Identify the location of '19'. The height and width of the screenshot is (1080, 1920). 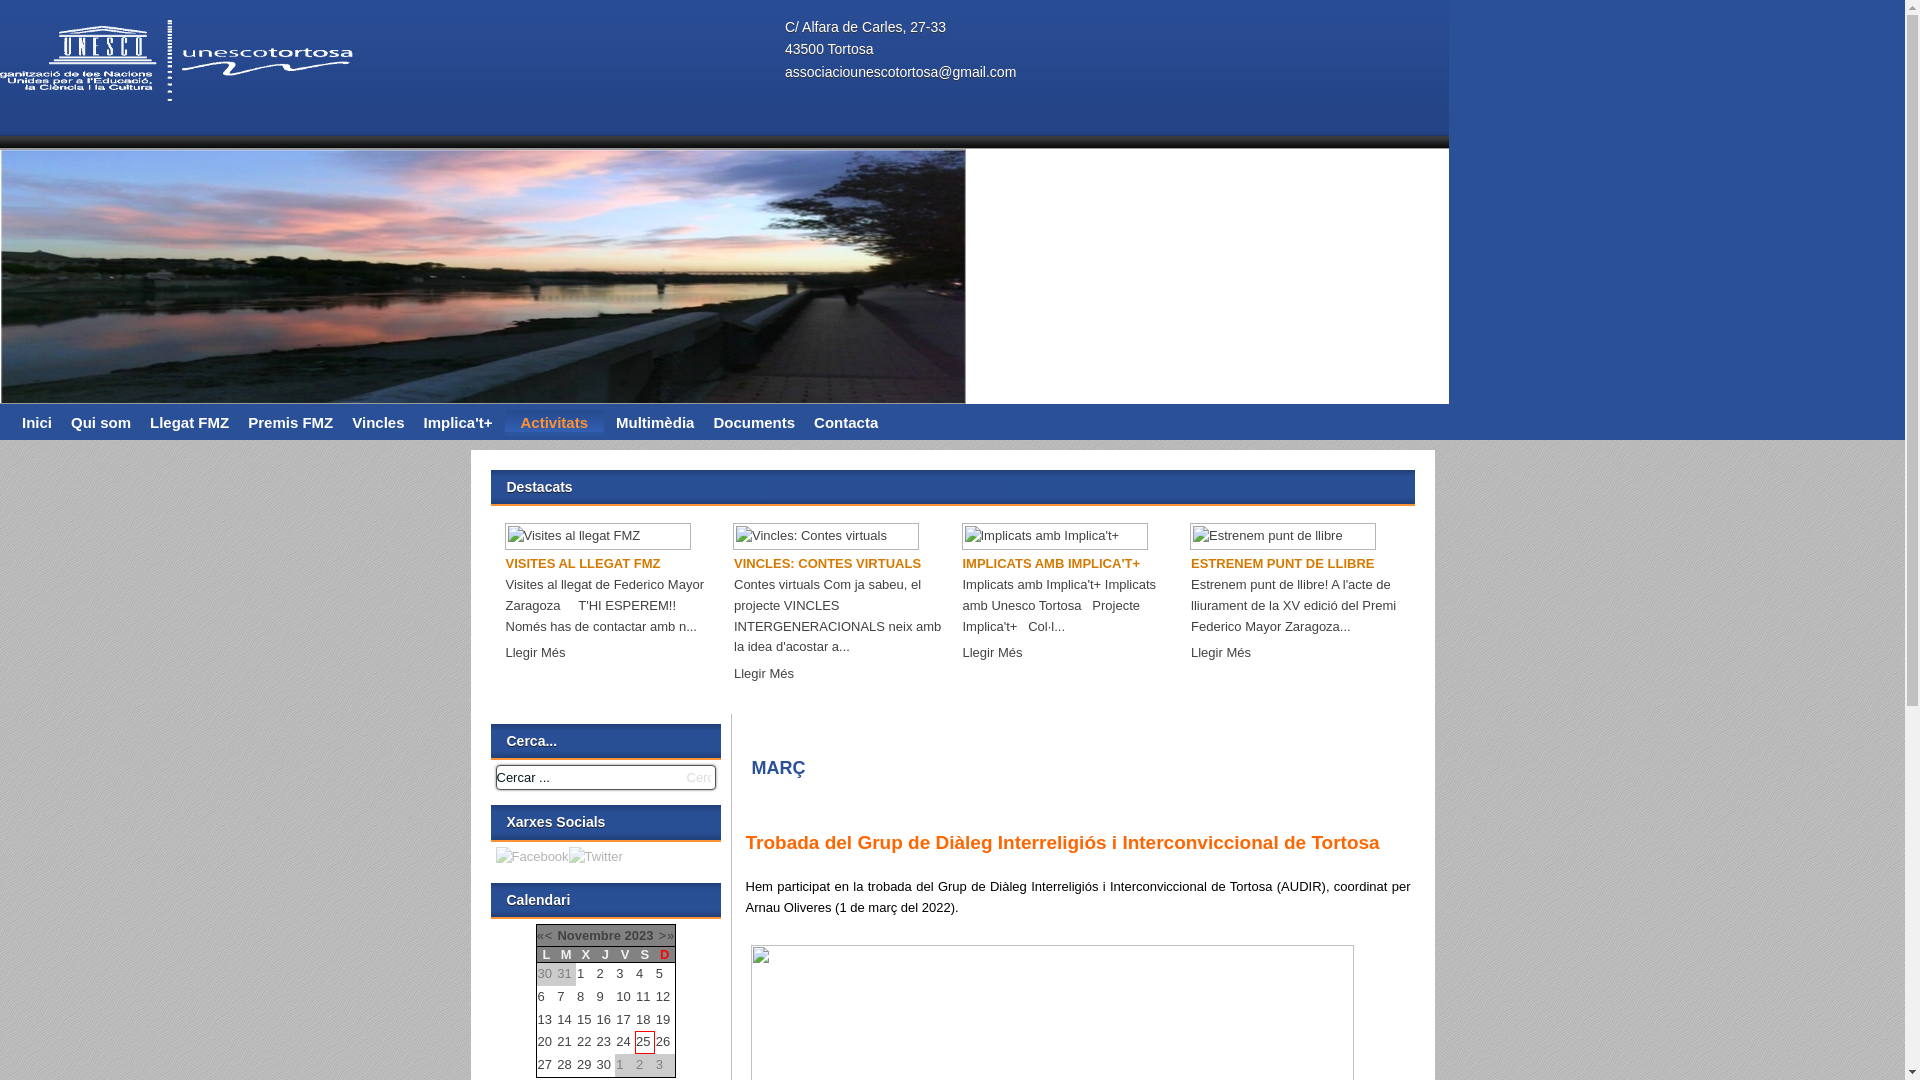
(656, 1019).